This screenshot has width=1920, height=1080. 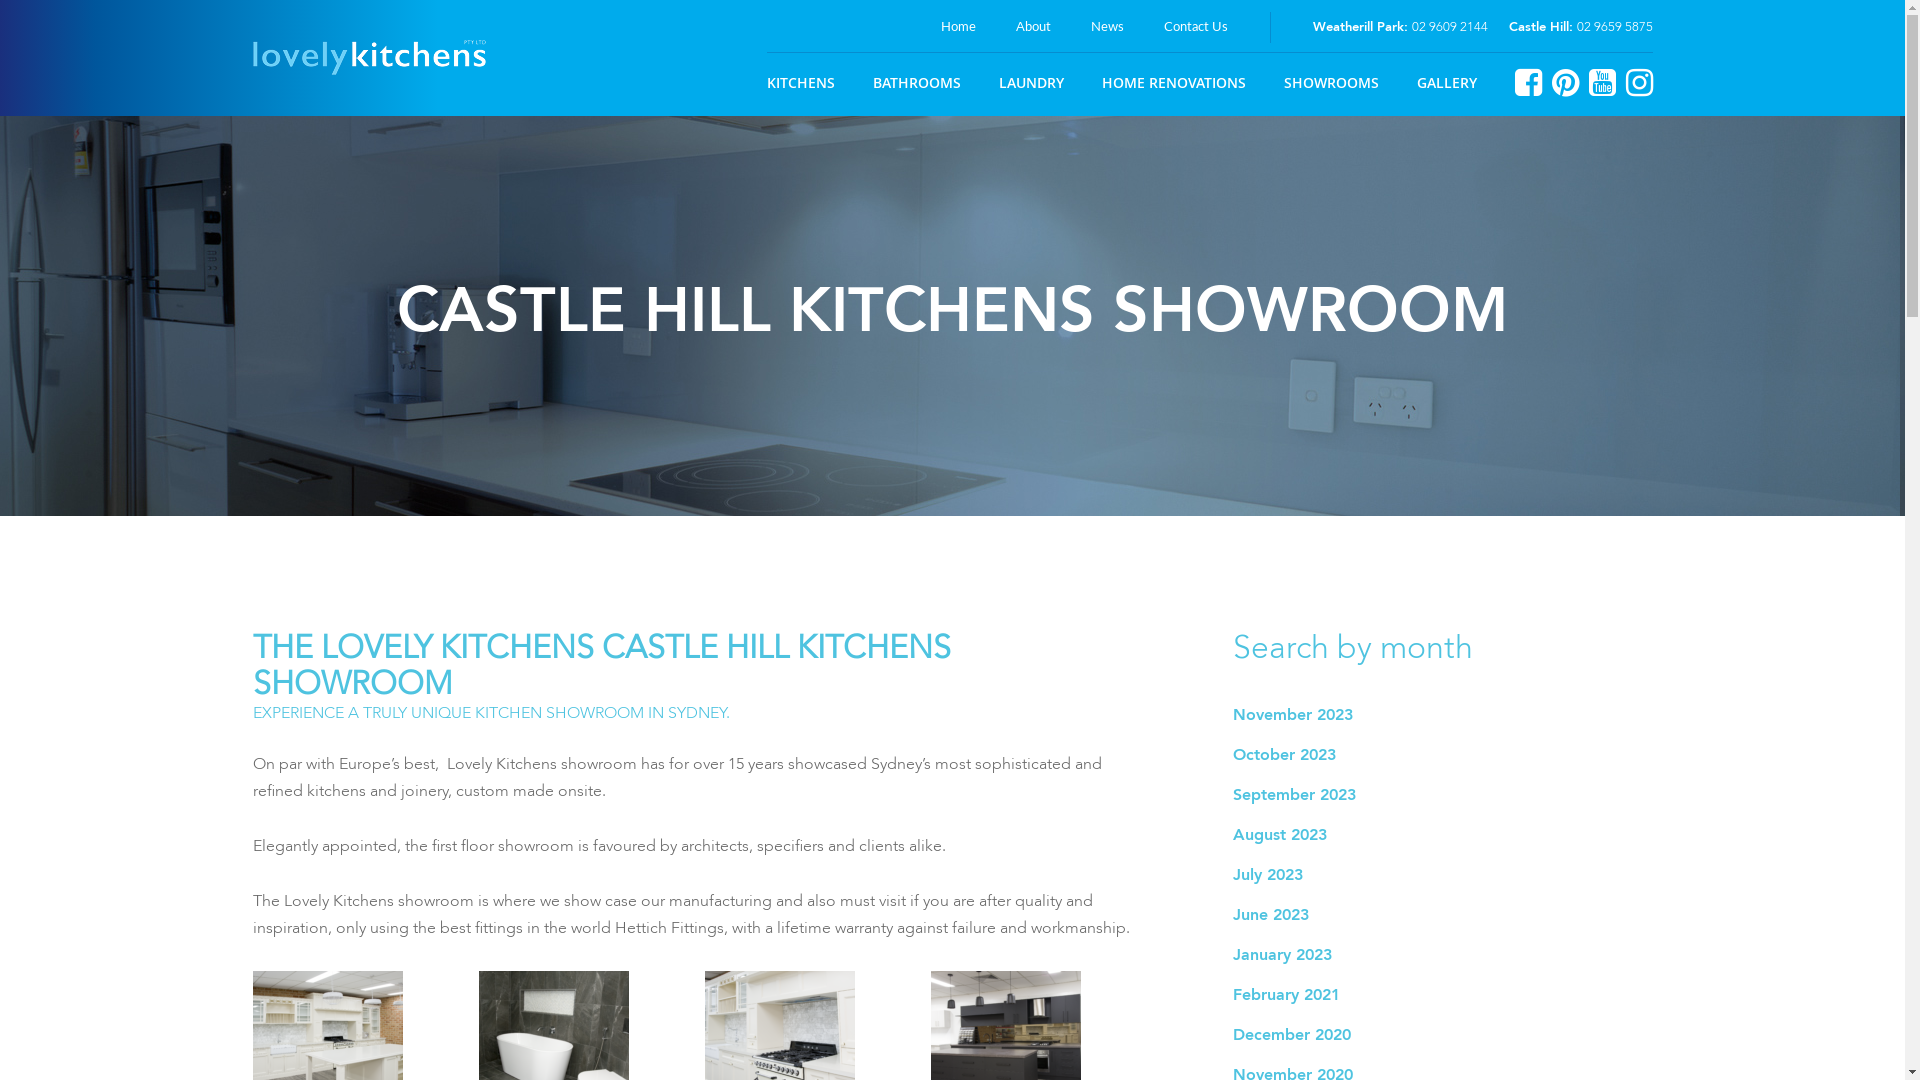 I want to click on 'News', so click(x=1106, y=26).